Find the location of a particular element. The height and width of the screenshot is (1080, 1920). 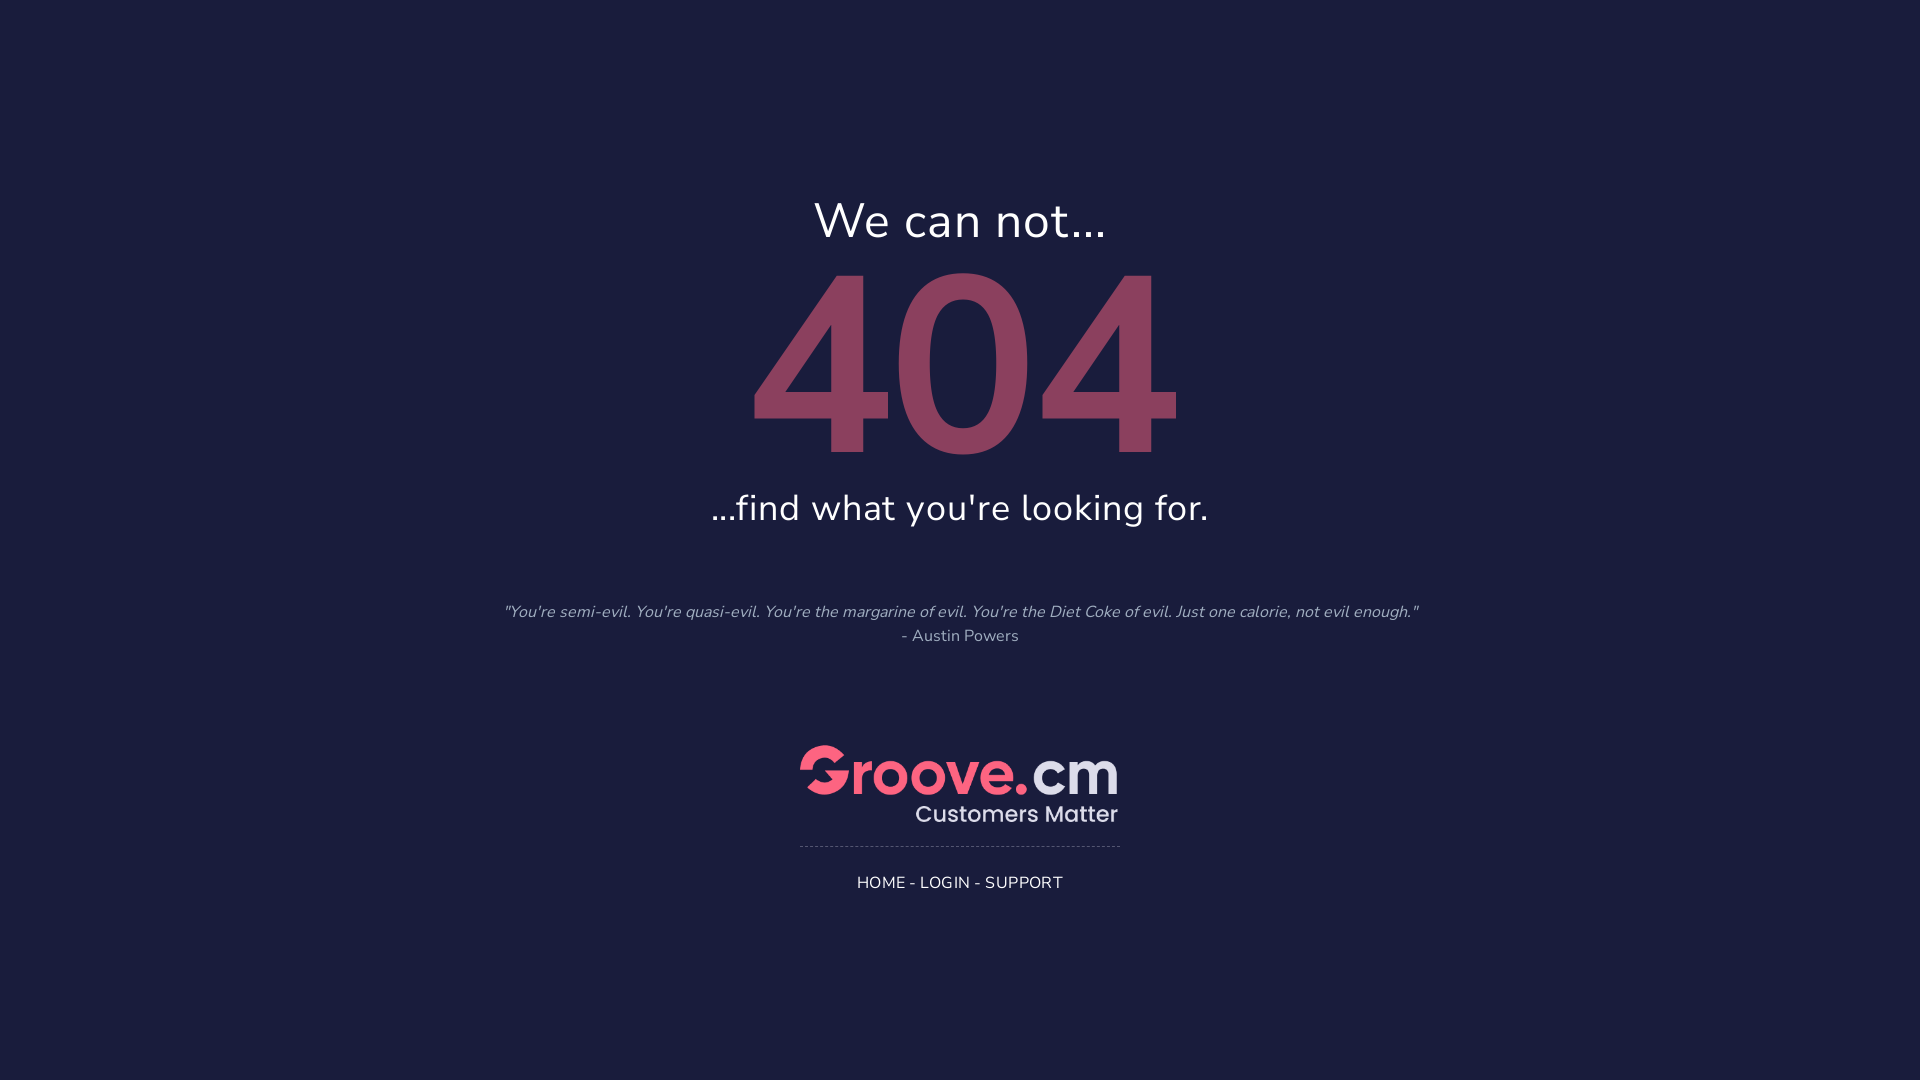

'LOGIN' is located at coordinates (944, 882).